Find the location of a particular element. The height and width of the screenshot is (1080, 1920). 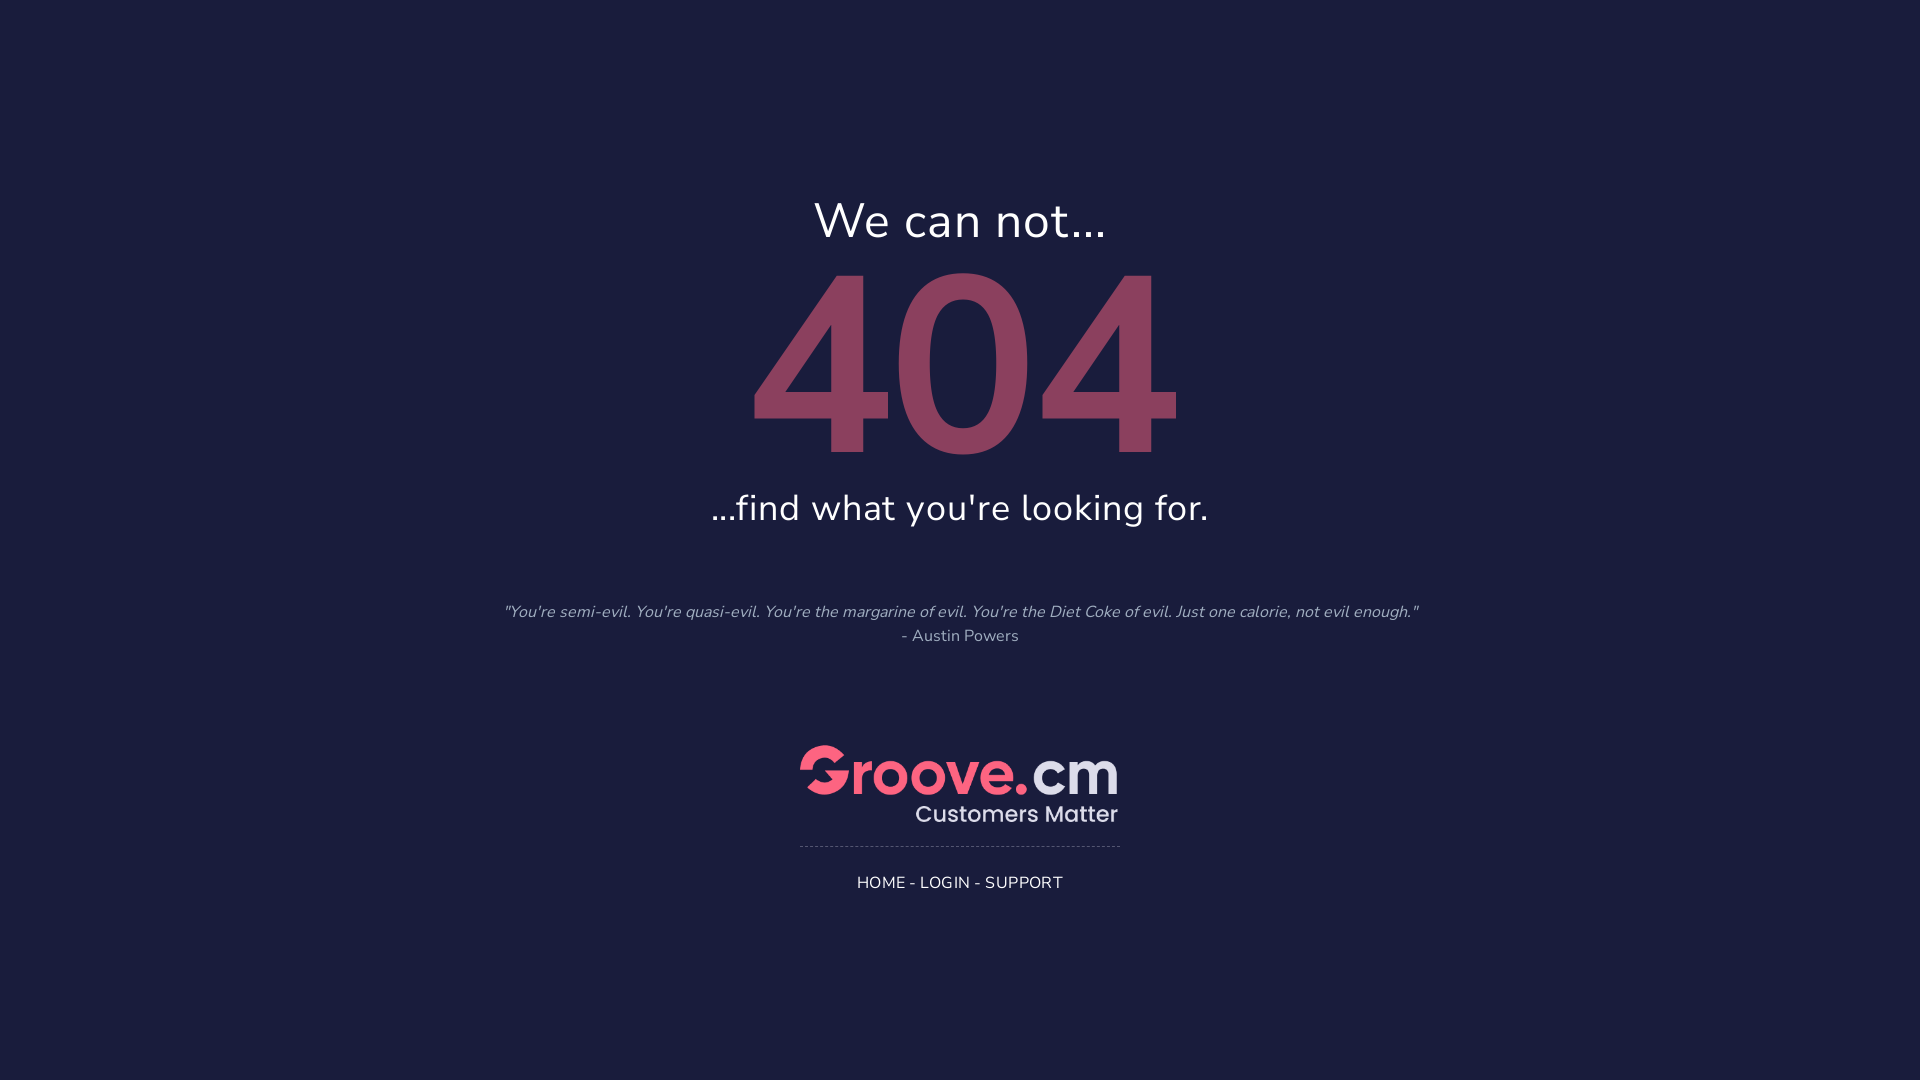

'LOGIN' is located at coordinates (944, 882).